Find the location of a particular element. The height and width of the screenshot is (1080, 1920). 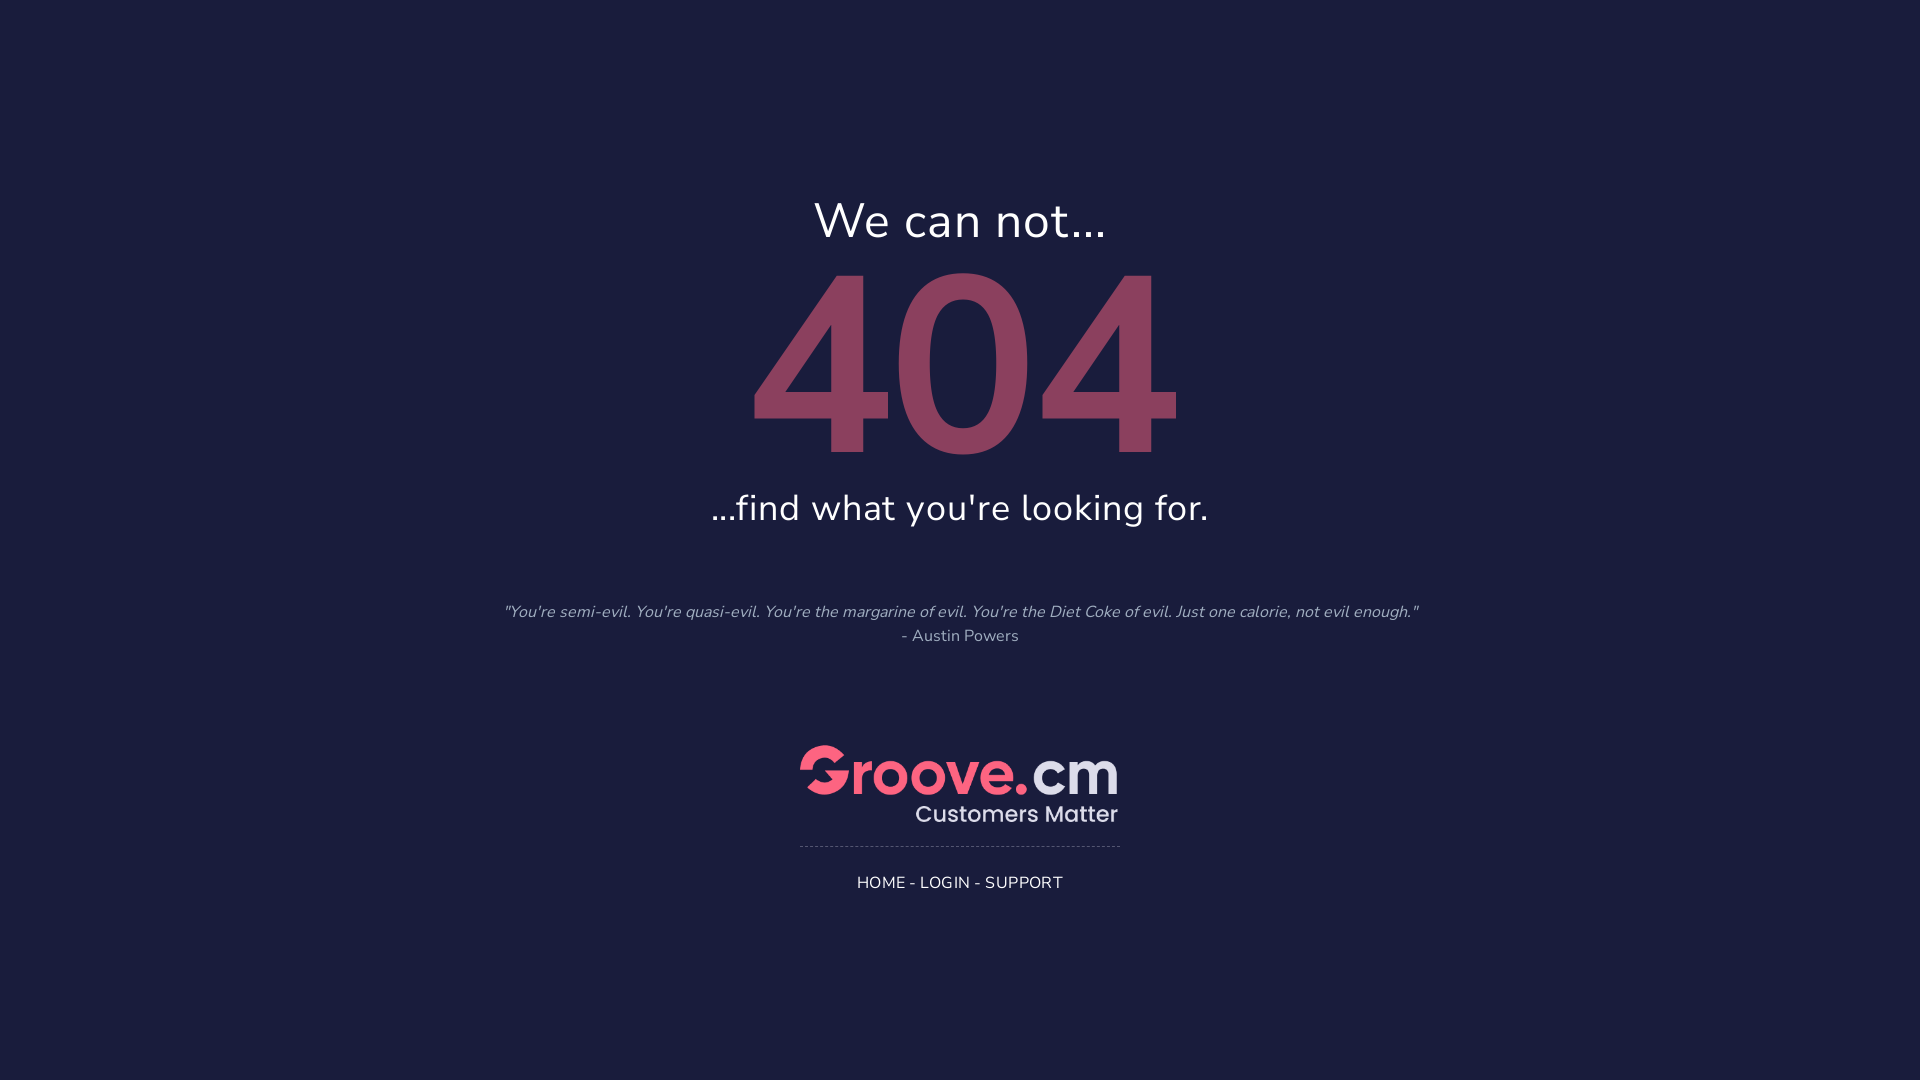

'LOGIN' is located at coordinates (944, 882).